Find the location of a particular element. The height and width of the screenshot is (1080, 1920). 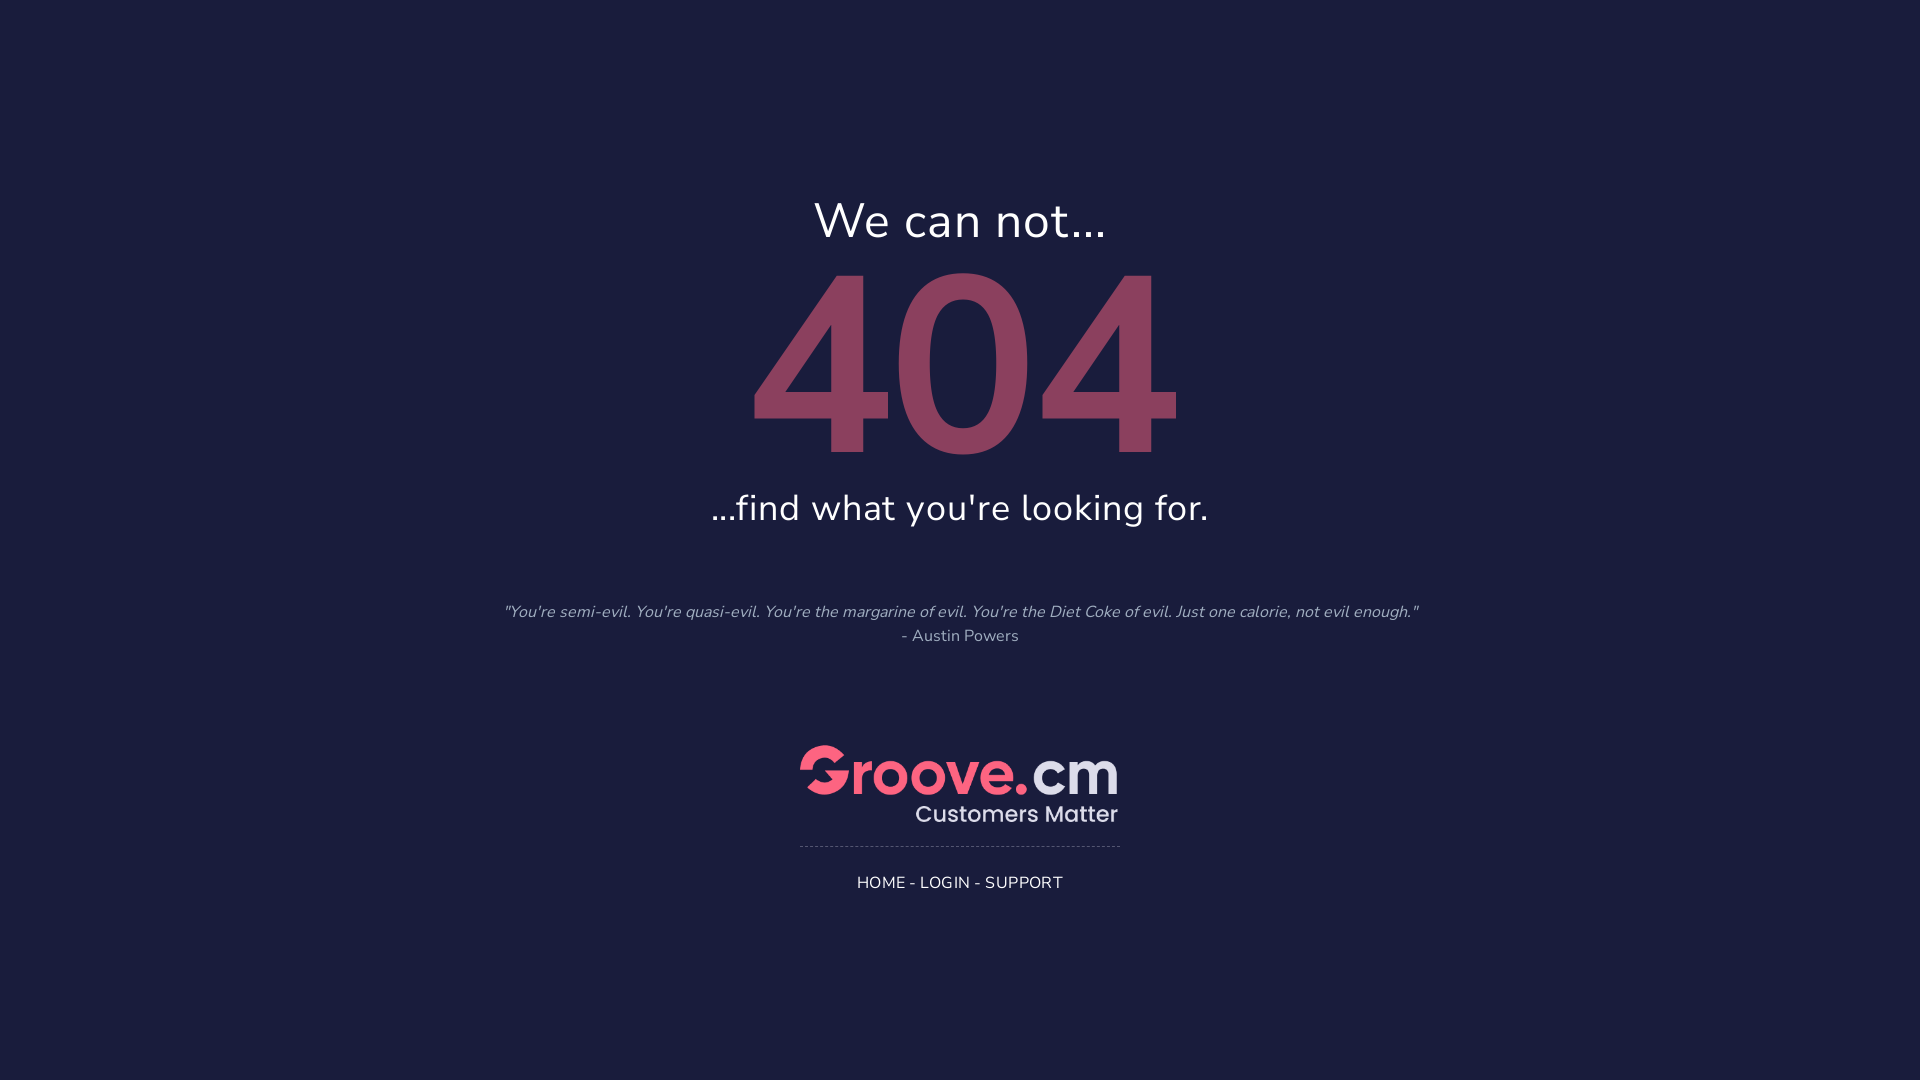

'LOGIN' is located at coordinates (944, 882).